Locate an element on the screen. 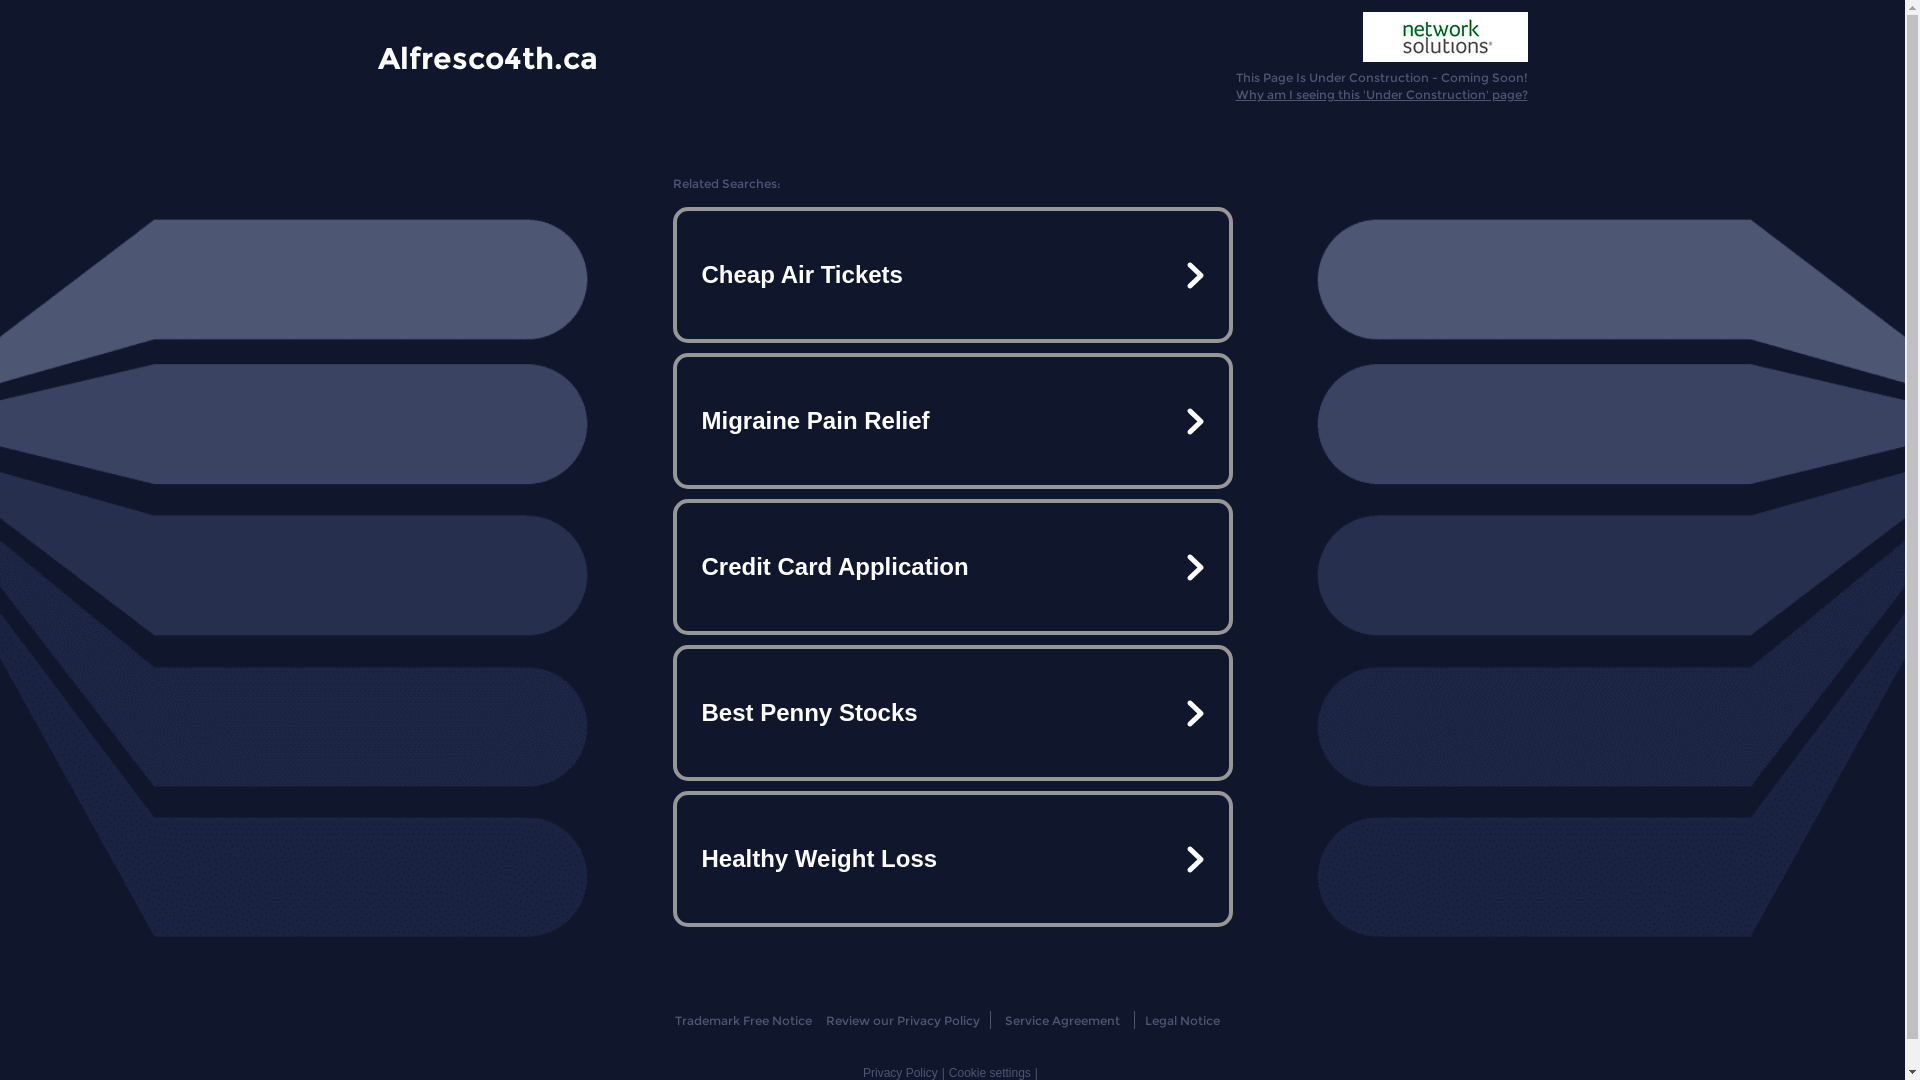  'Healthy Weight Loss' is located at coordinates (950, 858).